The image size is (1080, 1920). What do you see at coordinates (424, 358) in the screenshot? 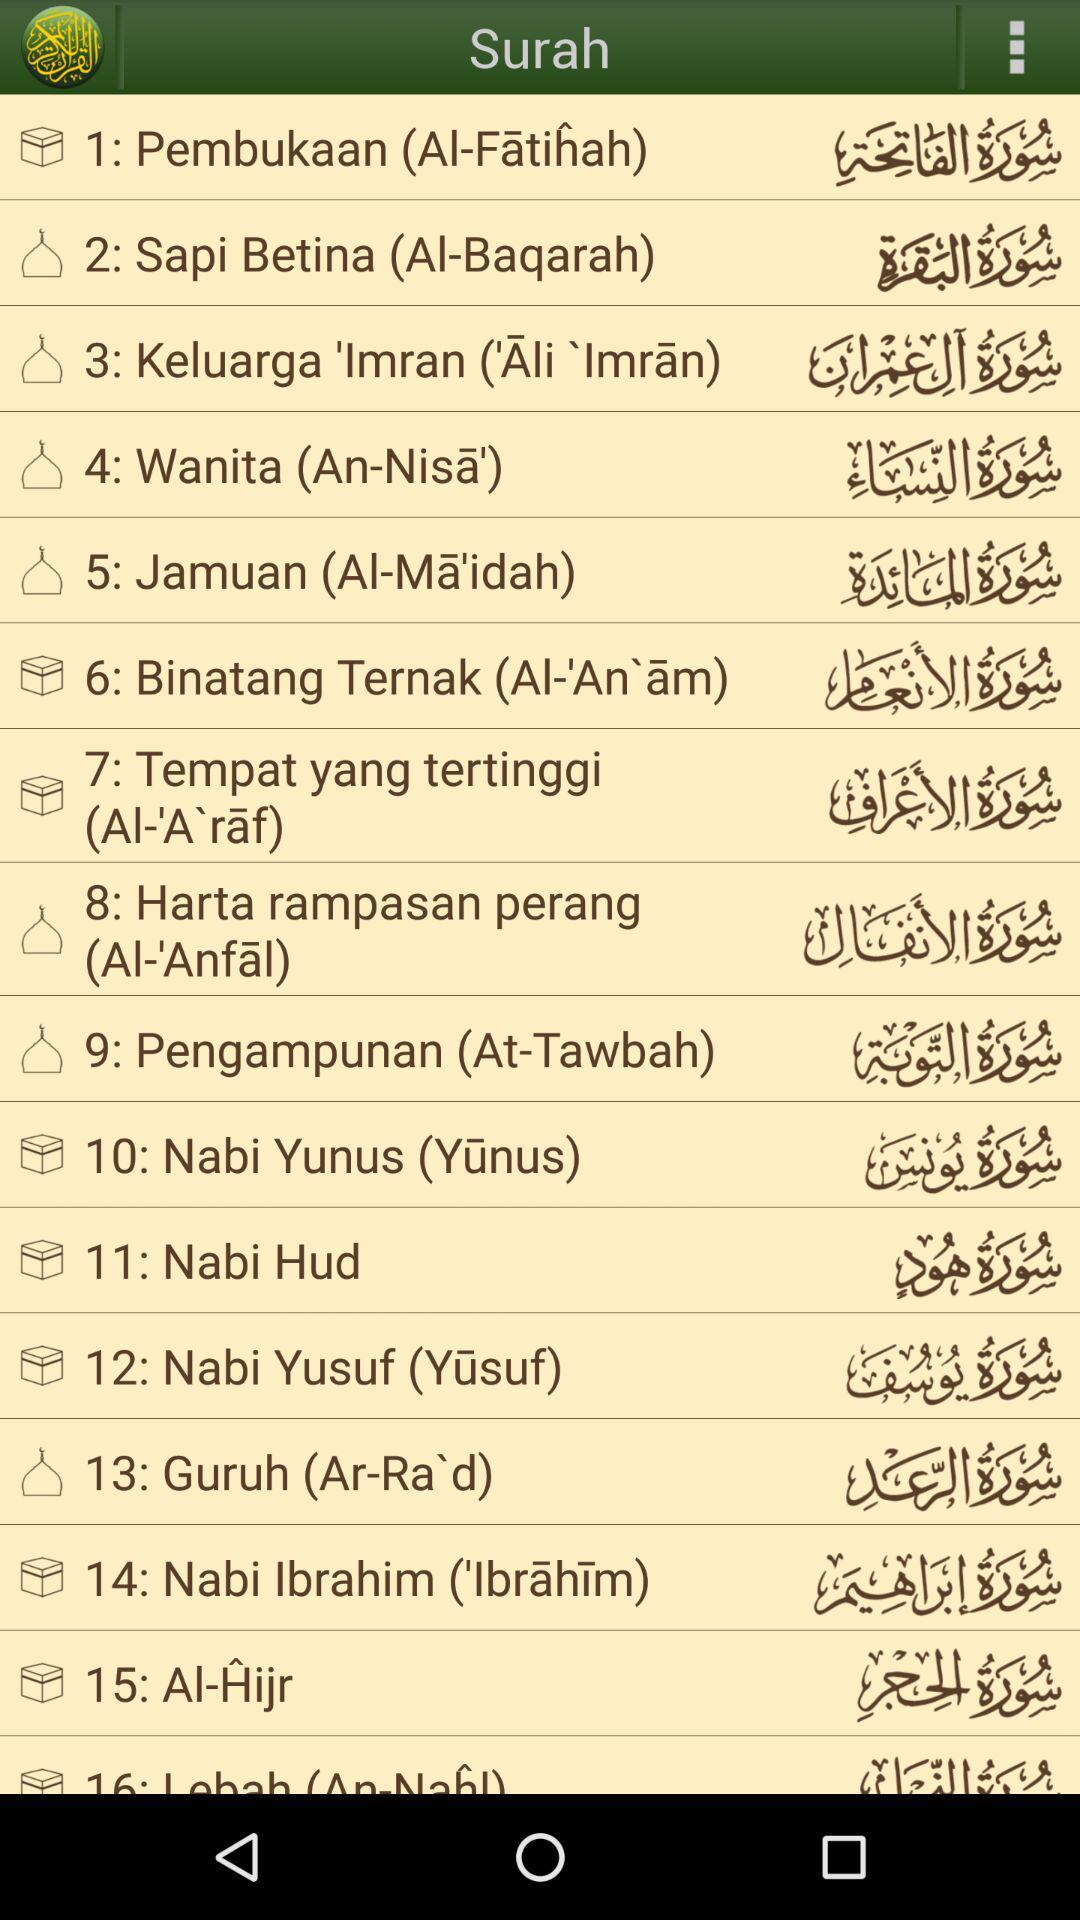
I see `3 keluarga imran icon` at bounding box center [424, 358].